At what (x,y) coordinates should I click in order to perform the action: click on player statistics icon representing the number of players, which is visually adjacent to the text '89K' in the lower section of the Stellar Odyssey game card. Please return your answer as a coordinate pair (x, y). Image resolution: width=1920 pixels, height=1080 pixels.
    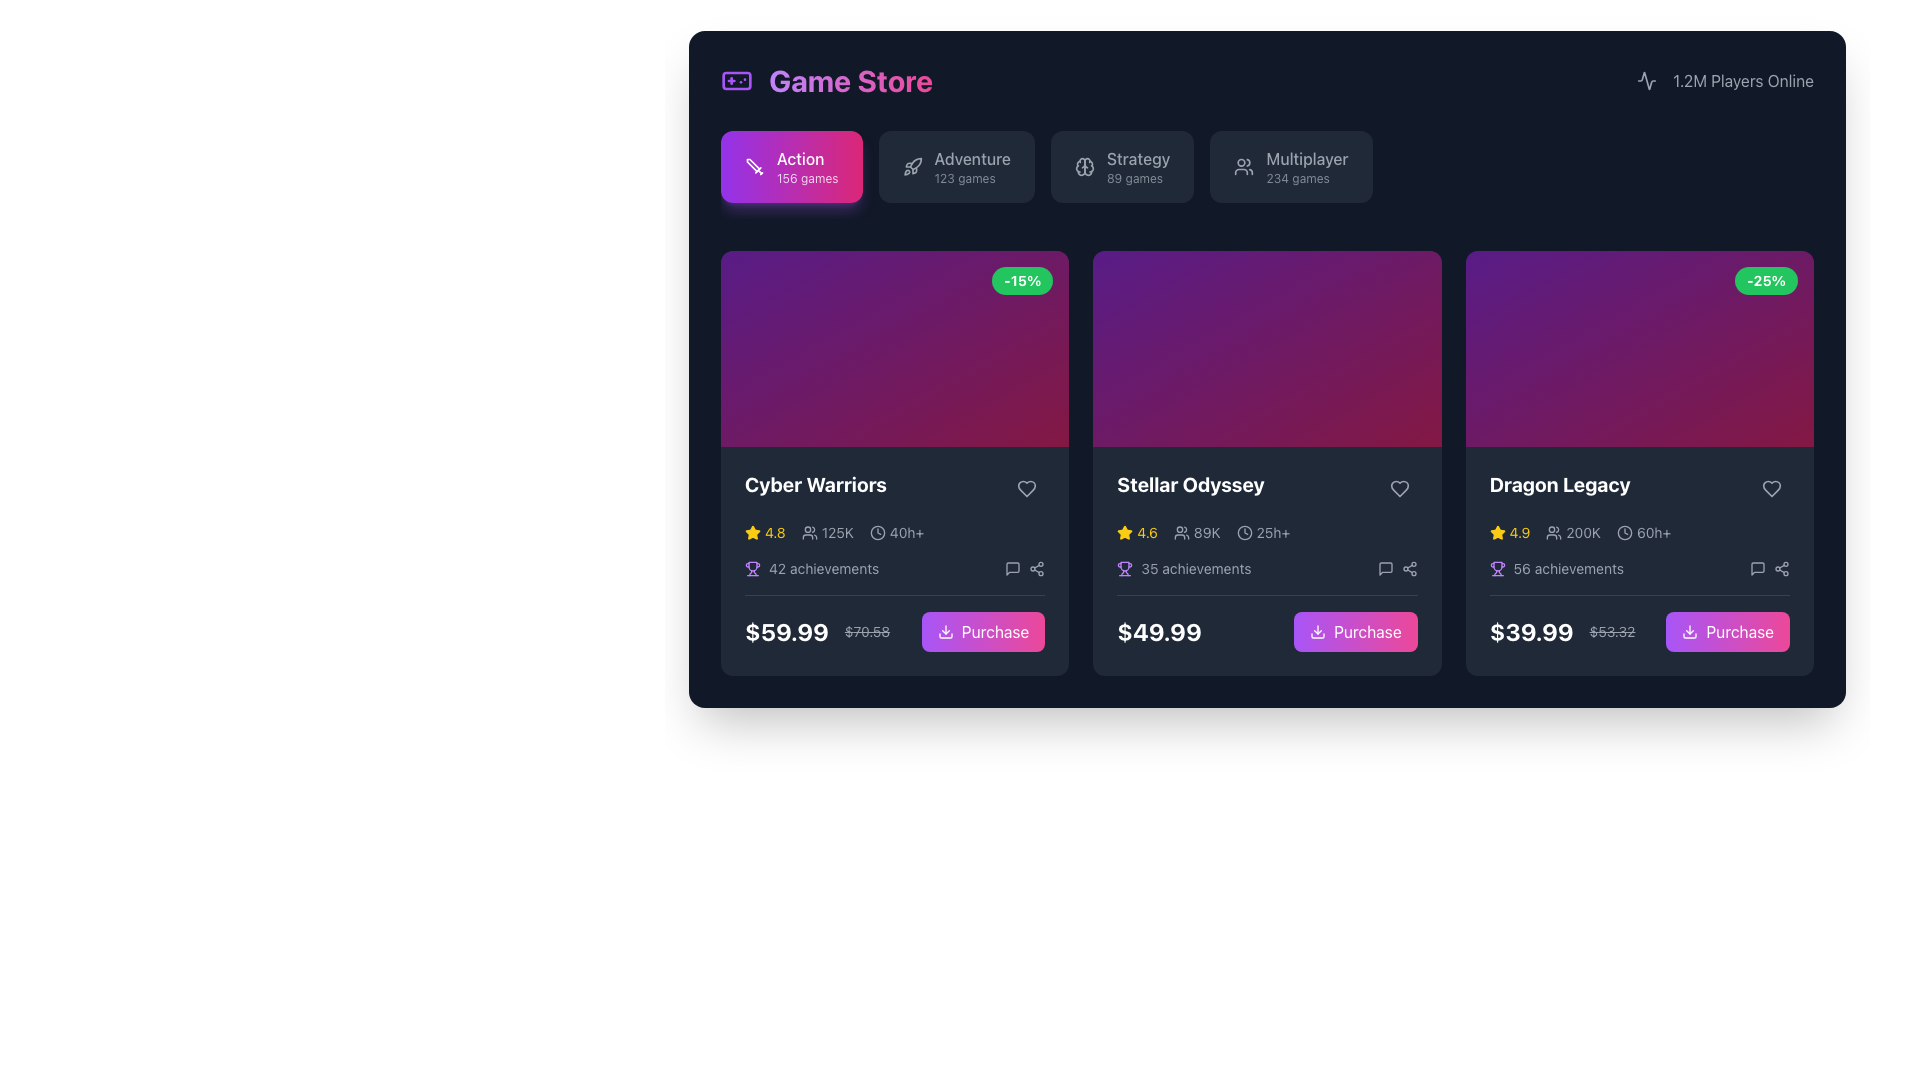
    Looking at the image, I should click on (1181, 531).